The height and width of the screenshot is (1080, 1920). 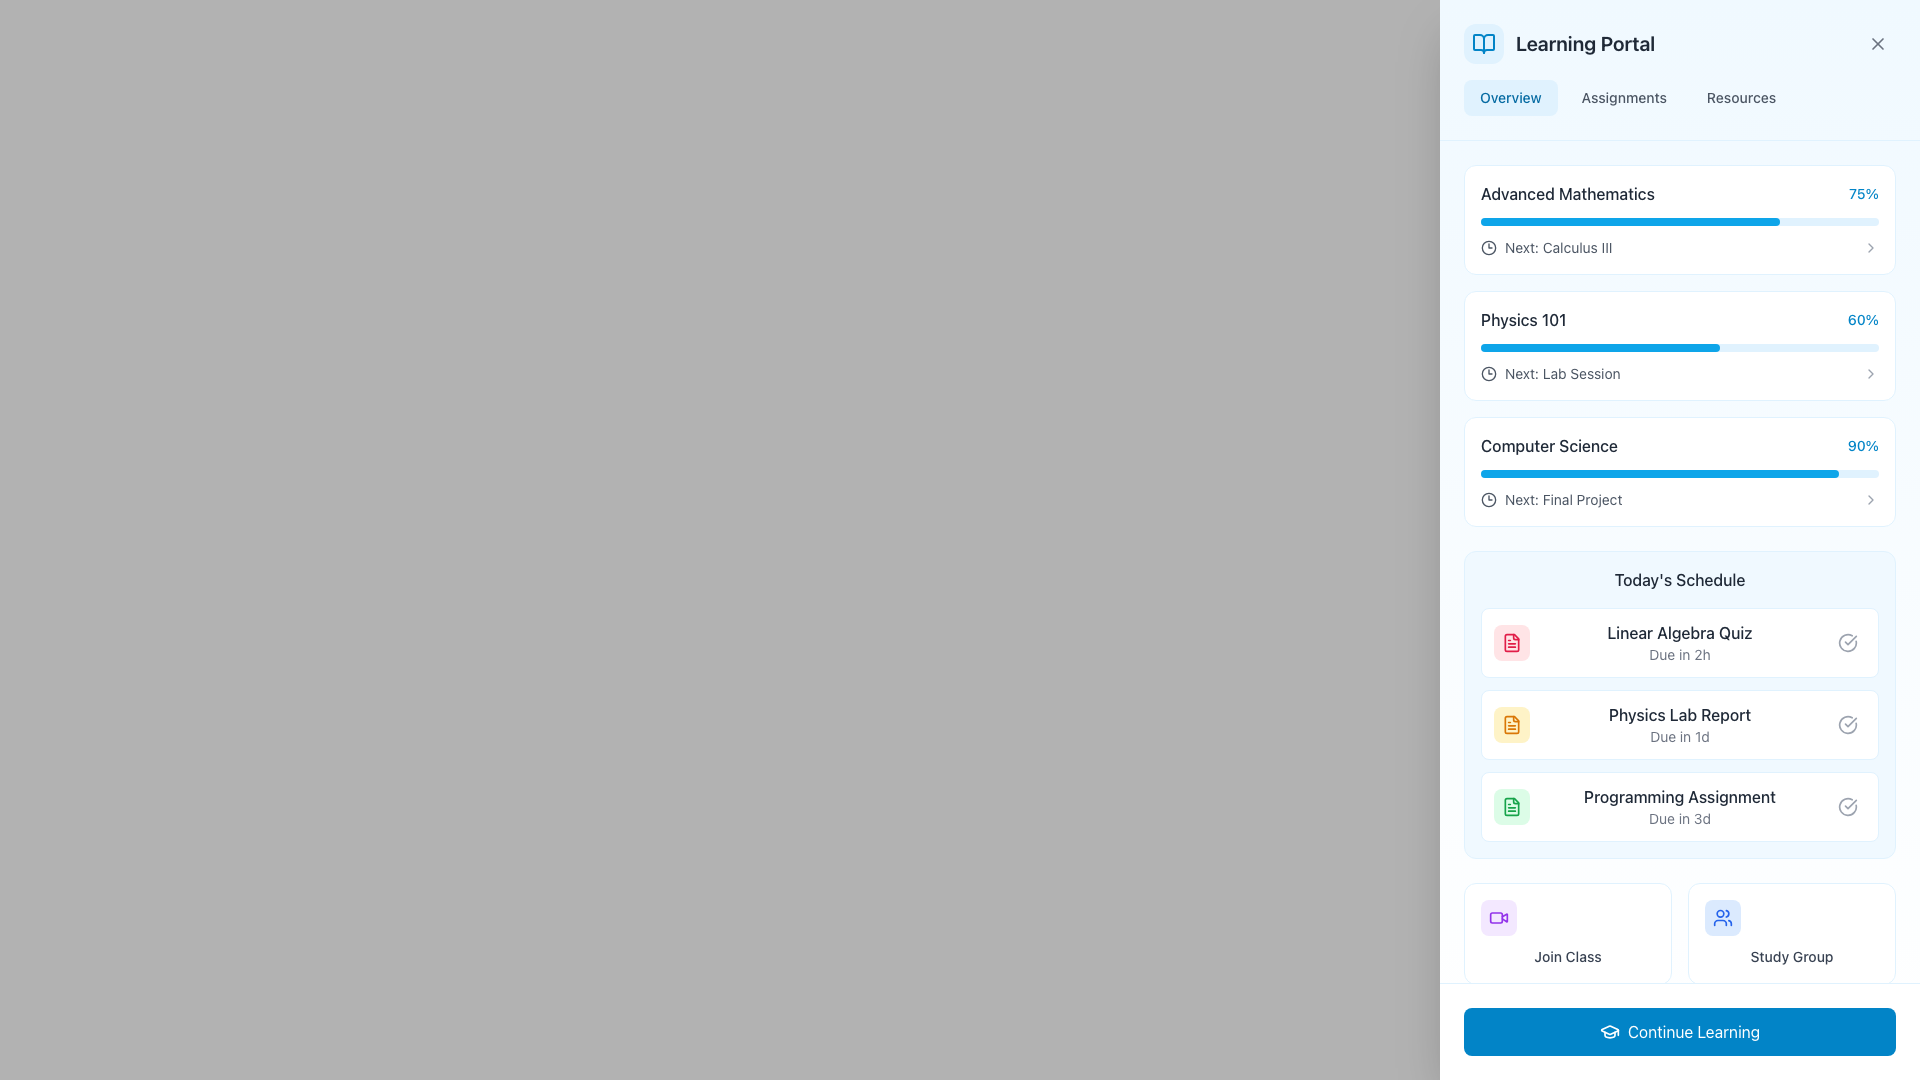 What do you see at coordinates (1512, 643) in the screenshot?
I see `the icon that serves as a visual indicator for the 'Linear Algebra Quiz' entry in the 'Today's Schedule' section` at bounding box center [1512, 643].